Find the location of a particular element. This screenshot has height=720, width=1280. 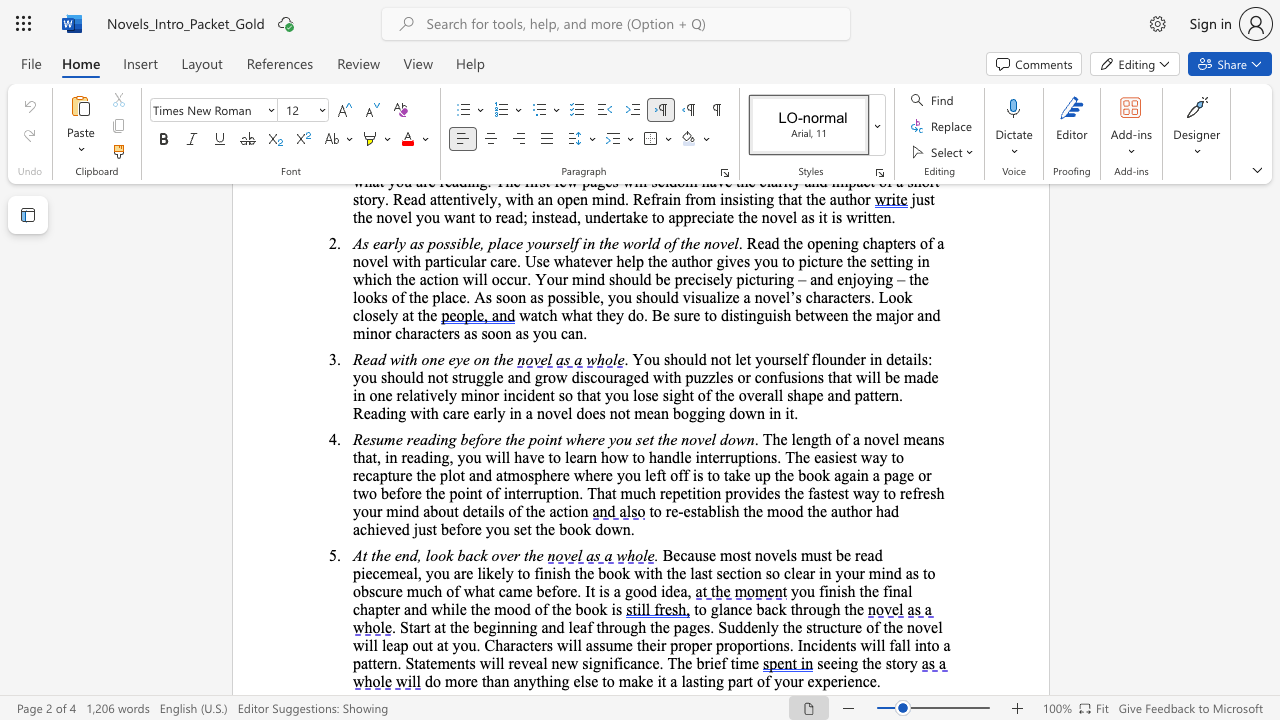

the subset text "l ch" within the text "final chapter" is located at coordinates (906, 590).